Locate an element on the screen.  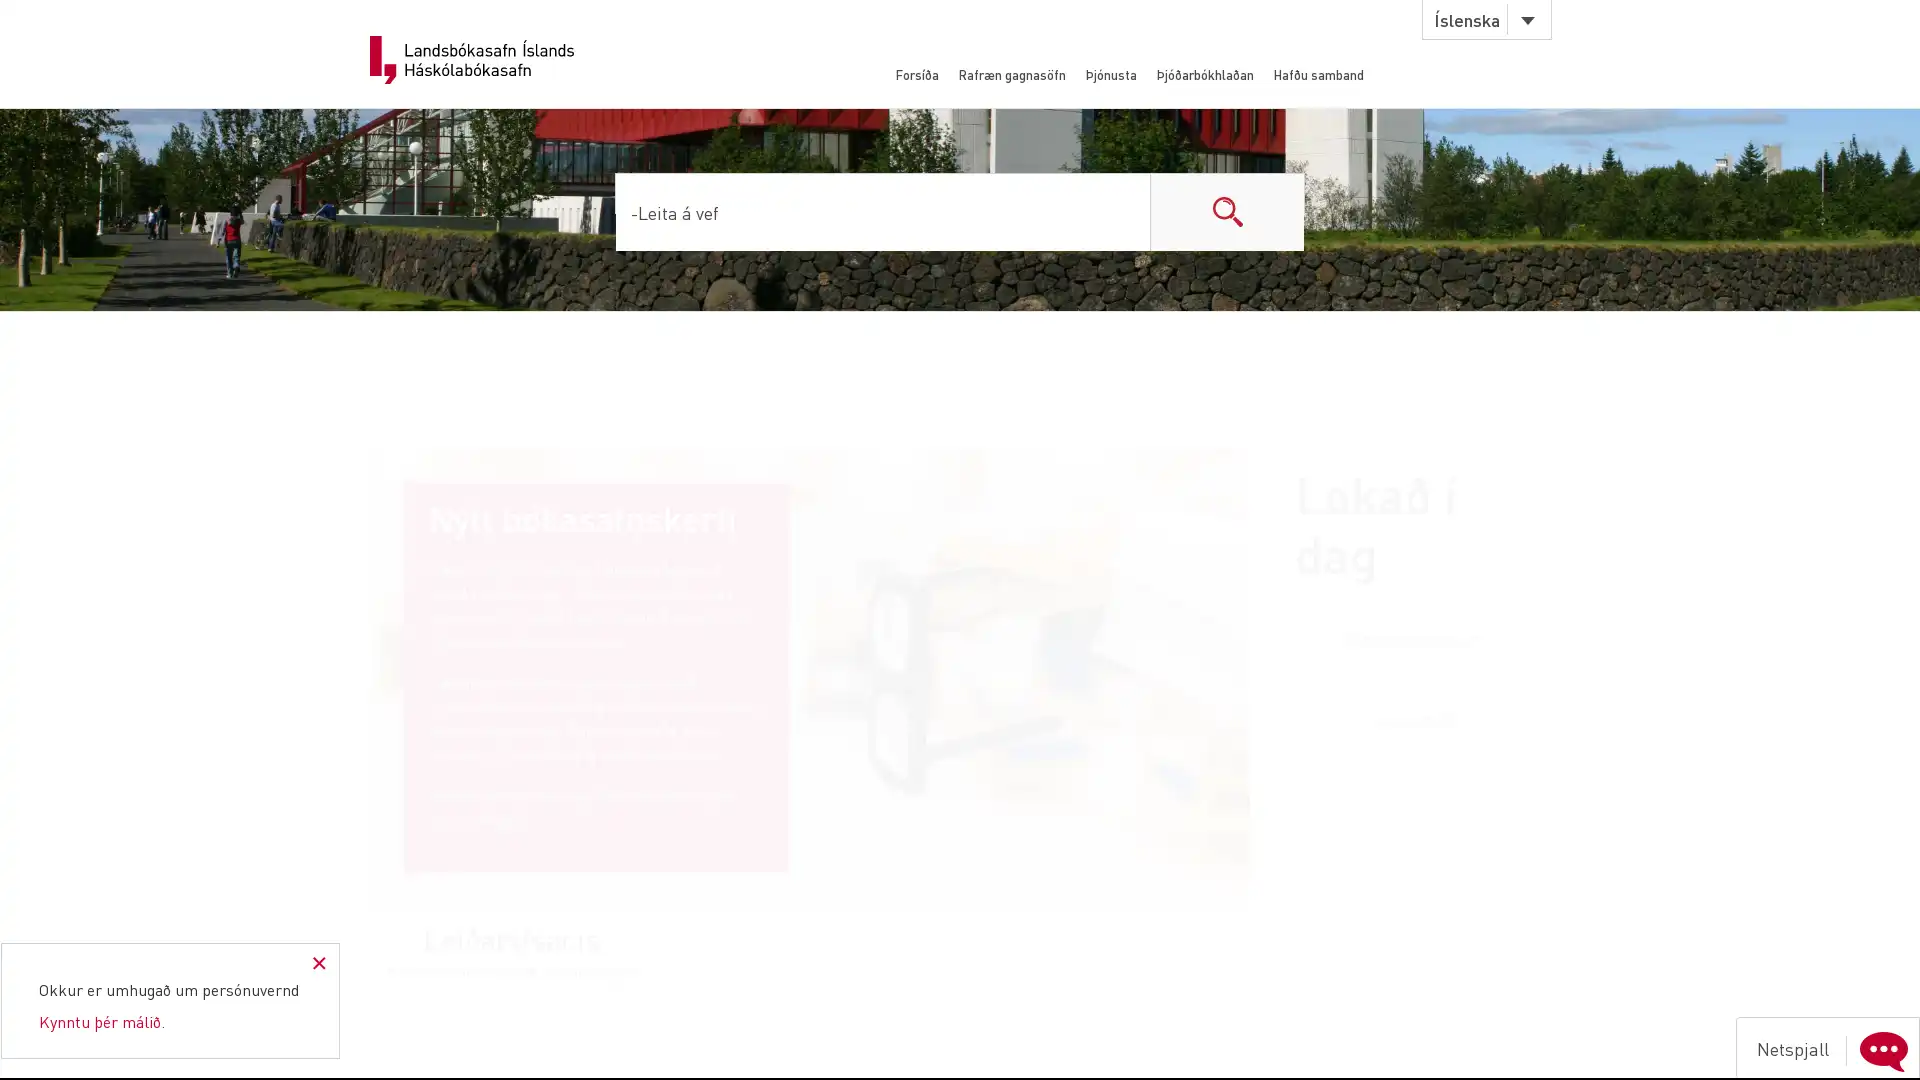
leita is located at coordinates (1226, 211).